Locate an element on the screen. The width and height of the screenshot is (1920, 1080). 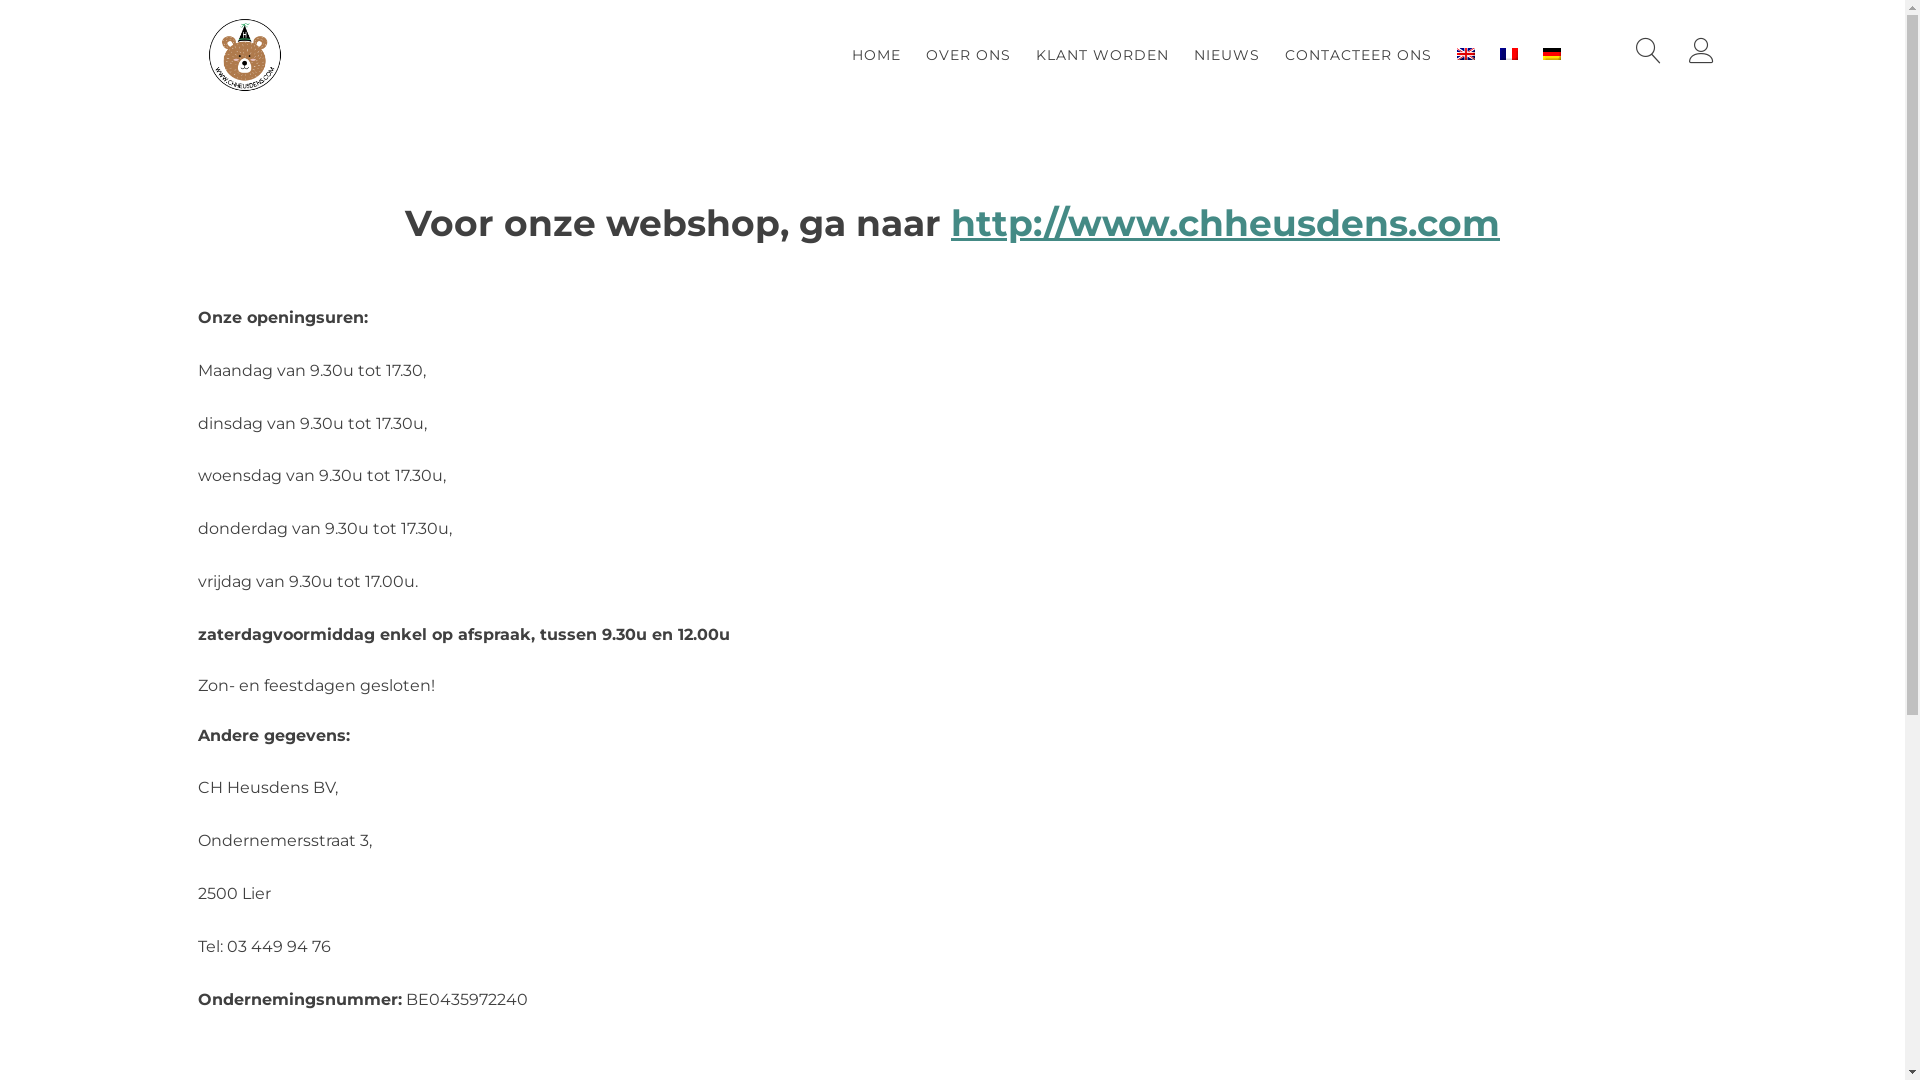
'OVER ONS' is located at coordinates (968, 53).